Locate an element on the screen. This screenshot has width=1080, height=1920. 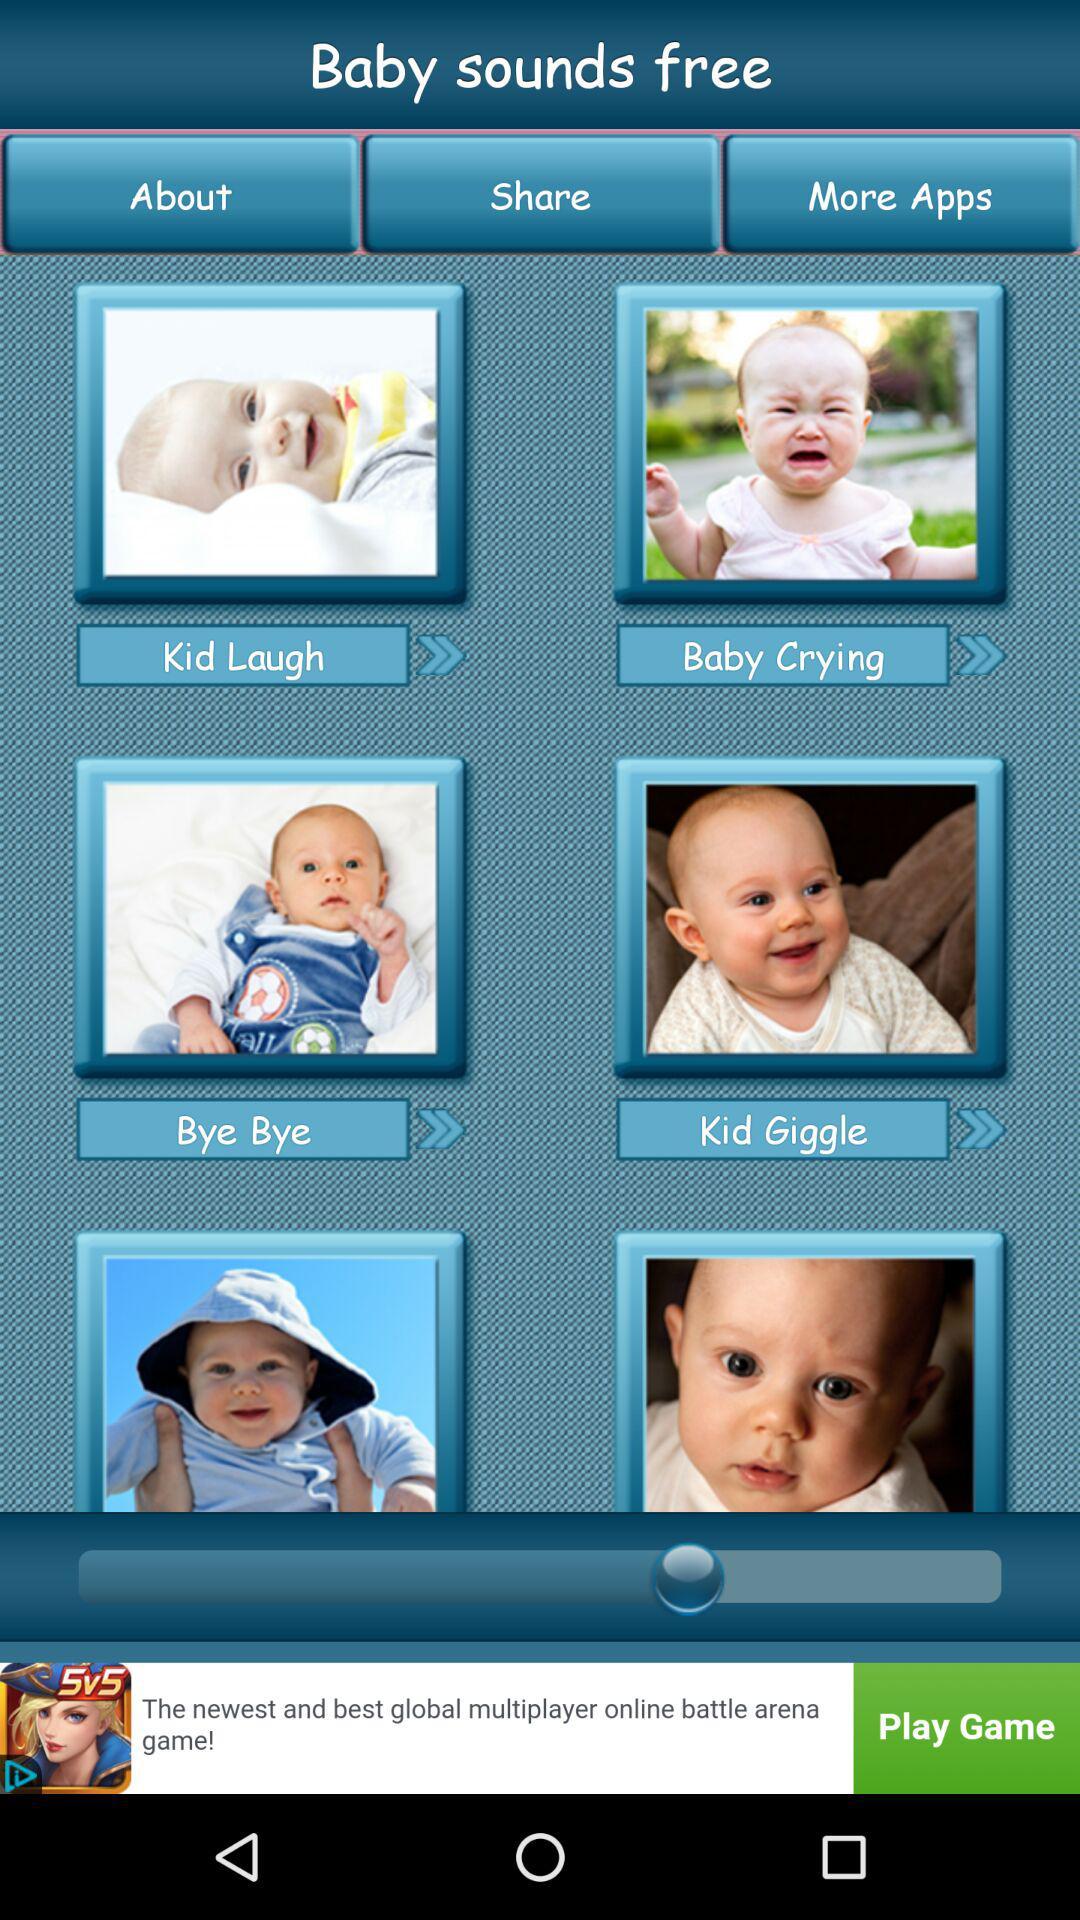
listen to ringtone is located at coordinates (810, 917).